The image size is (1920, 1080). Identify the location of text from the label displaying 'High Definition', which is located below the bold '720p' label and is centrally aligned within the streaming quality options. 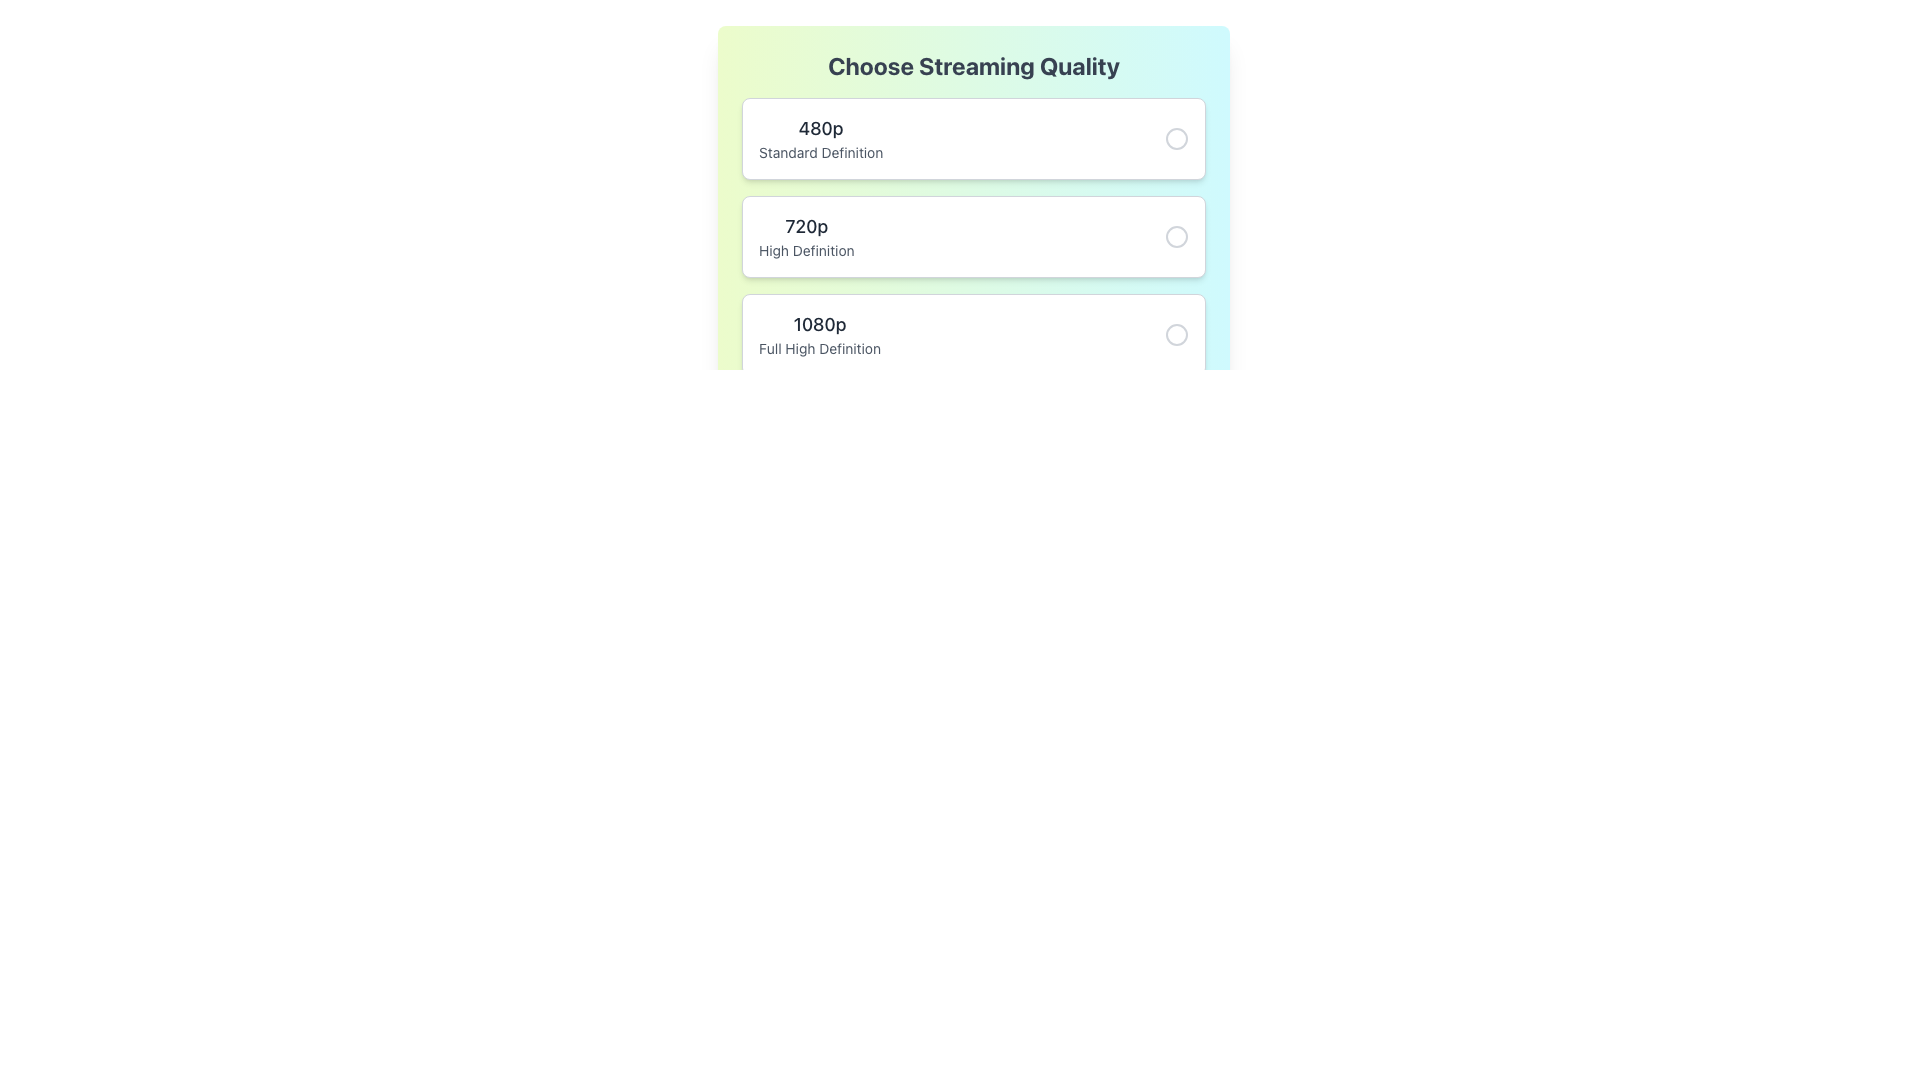
(806, 249).